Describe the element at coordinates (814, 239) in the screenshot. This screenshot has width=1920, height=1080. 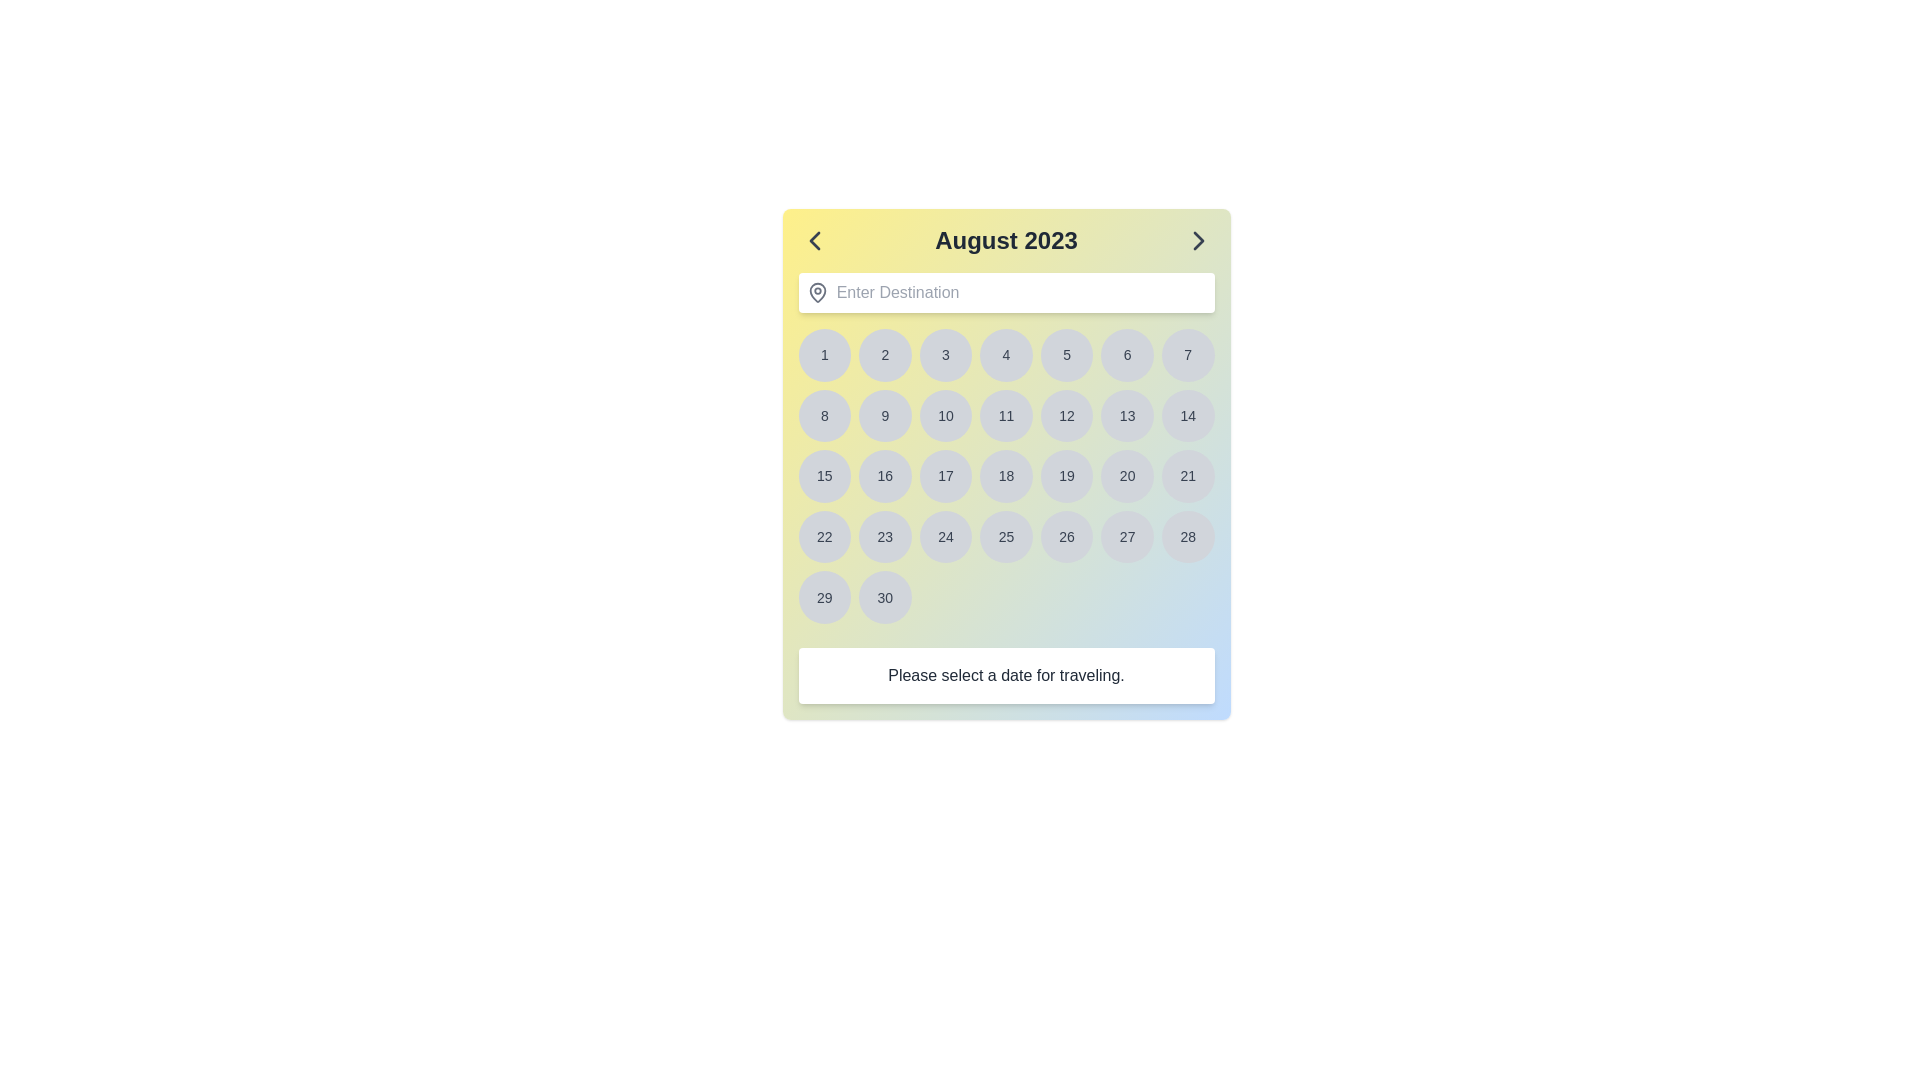
I see `the left chevron button, which is dark-colored and positioned against a light yellow background` at that location.